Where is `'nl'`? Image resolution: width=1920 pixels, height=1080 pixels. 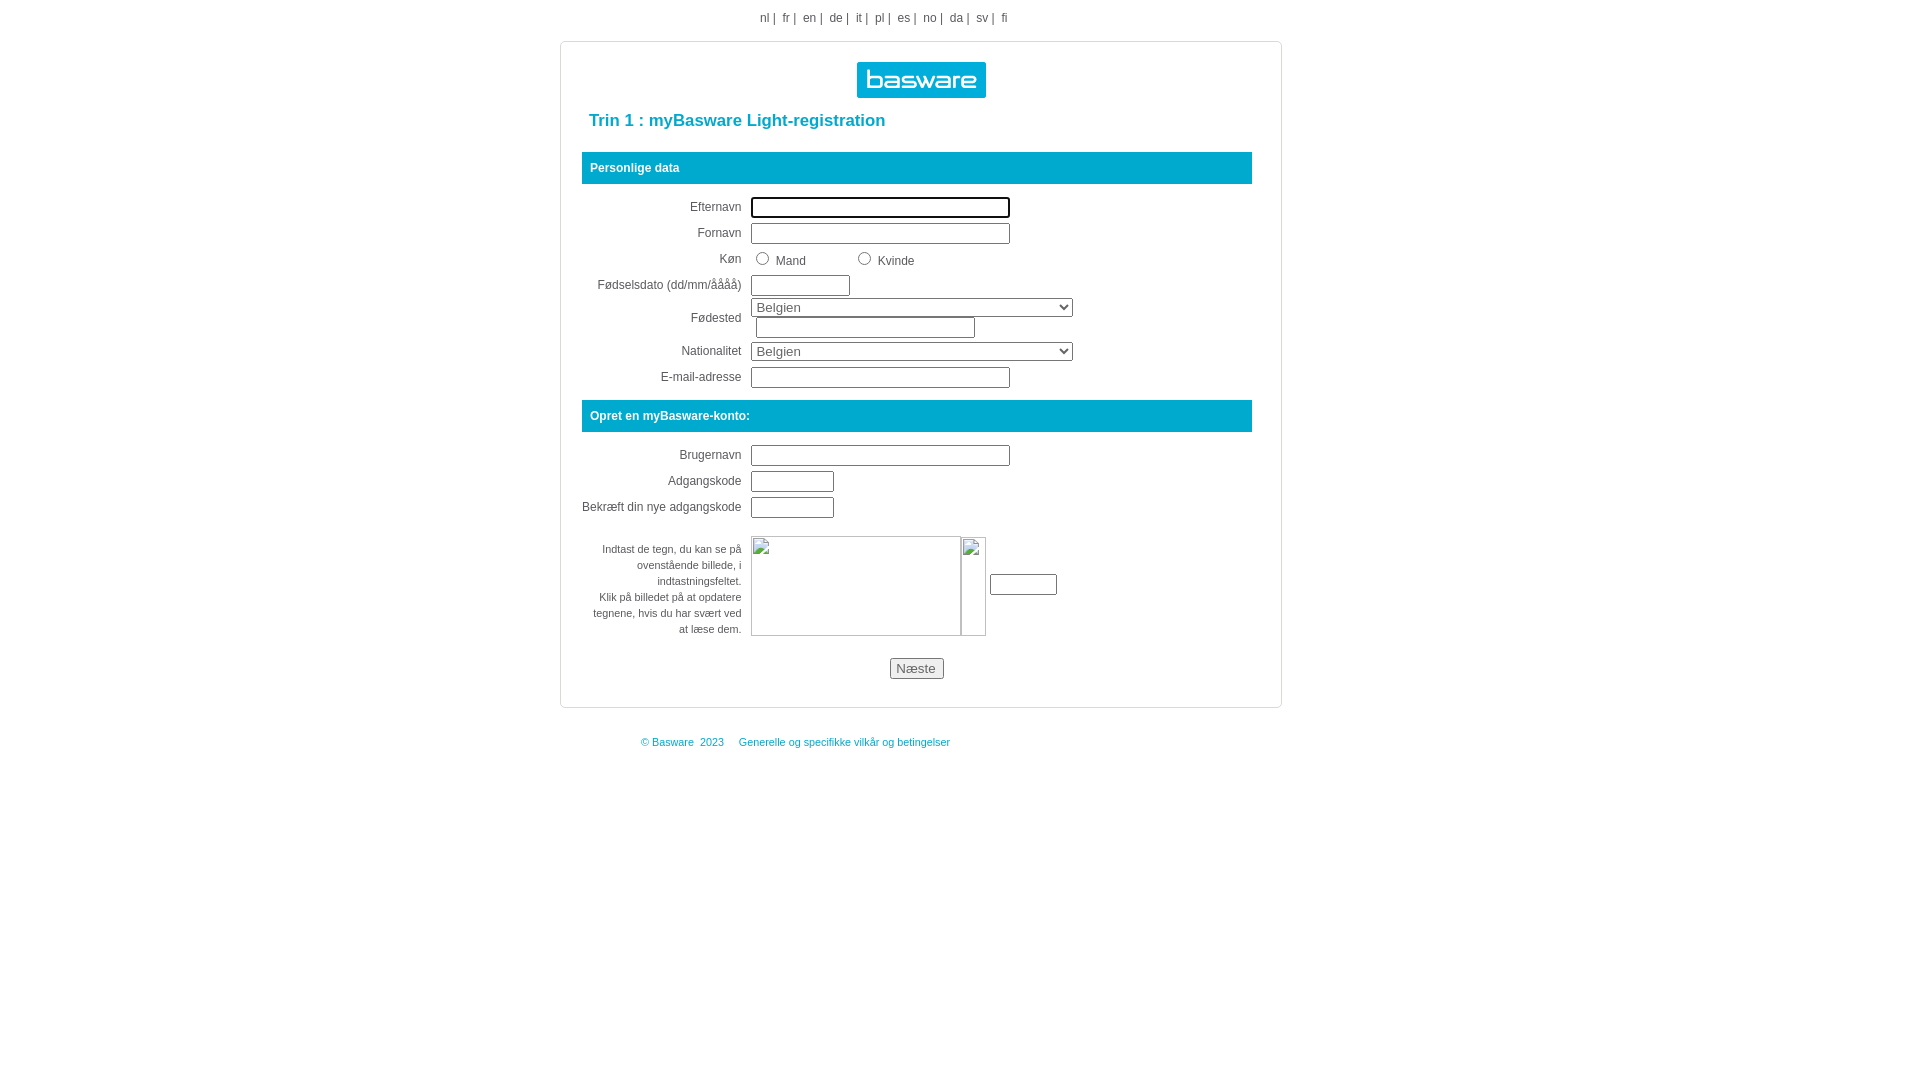 'nl' is located at coordinates (763, 18).